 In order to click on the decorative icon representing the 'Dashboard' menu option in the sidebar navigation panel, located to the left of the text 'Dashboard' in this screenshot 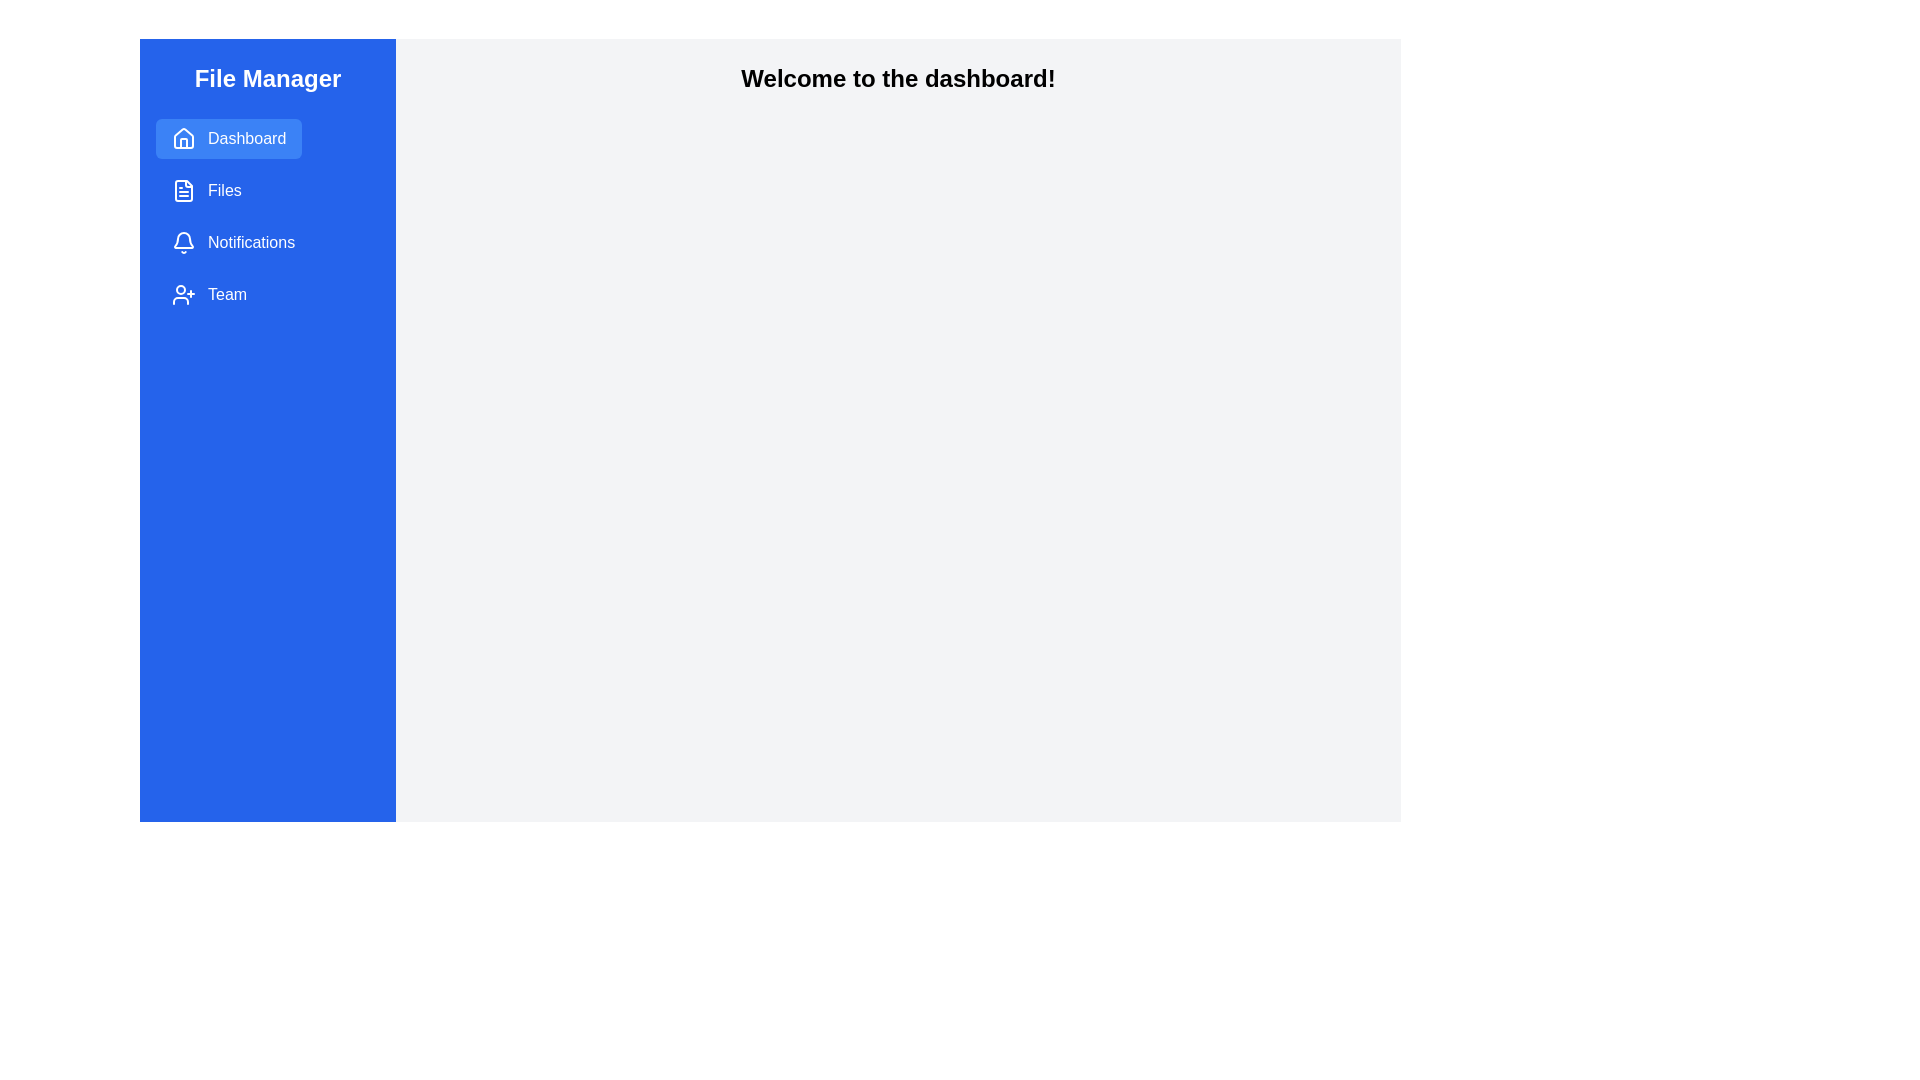, I will do `click(183, 137)`.